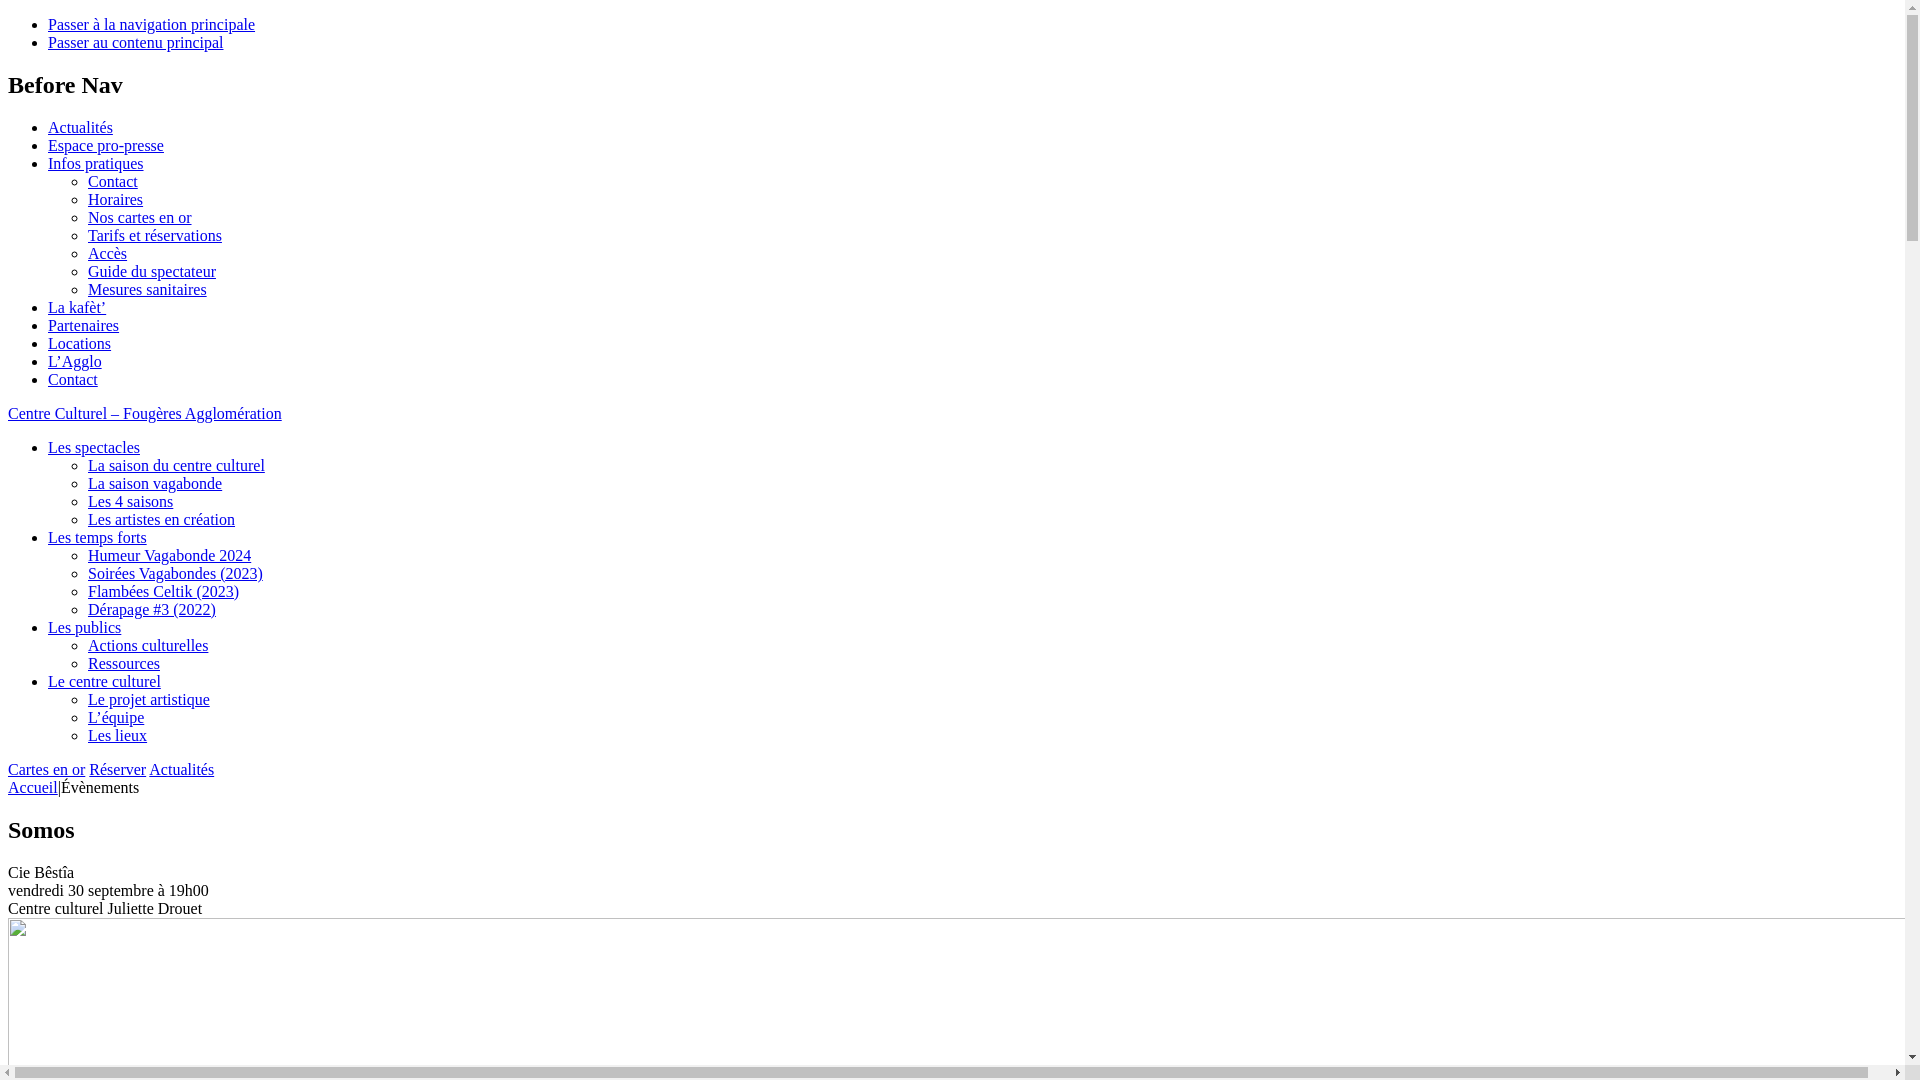  What do you see at coordinates (146, 289) in the screenshot?
I see `'Mesures sanitaires'` at bounding box center [146, 289].